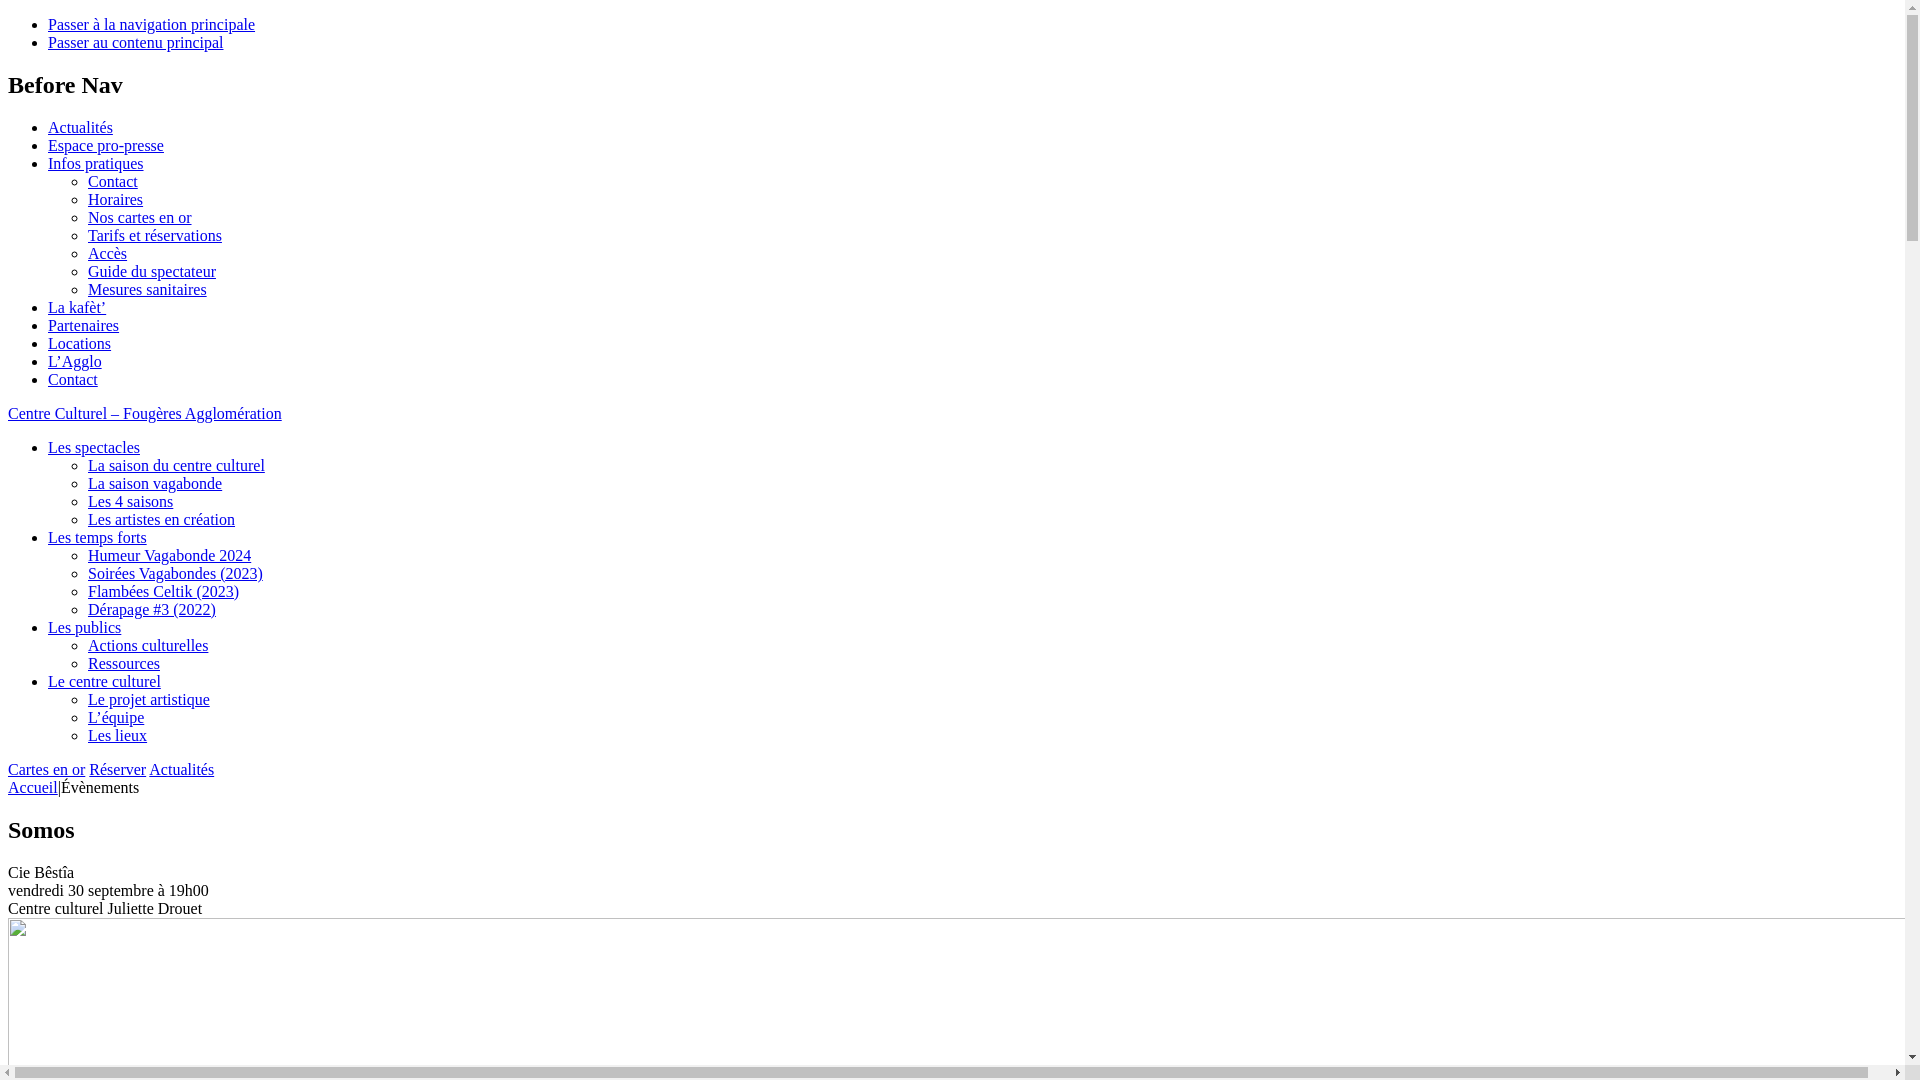  What do you see at coordinates (146, 289) in the screenshot?
I see `'Mesures sanitaires'` at bounding box center [146, 289].